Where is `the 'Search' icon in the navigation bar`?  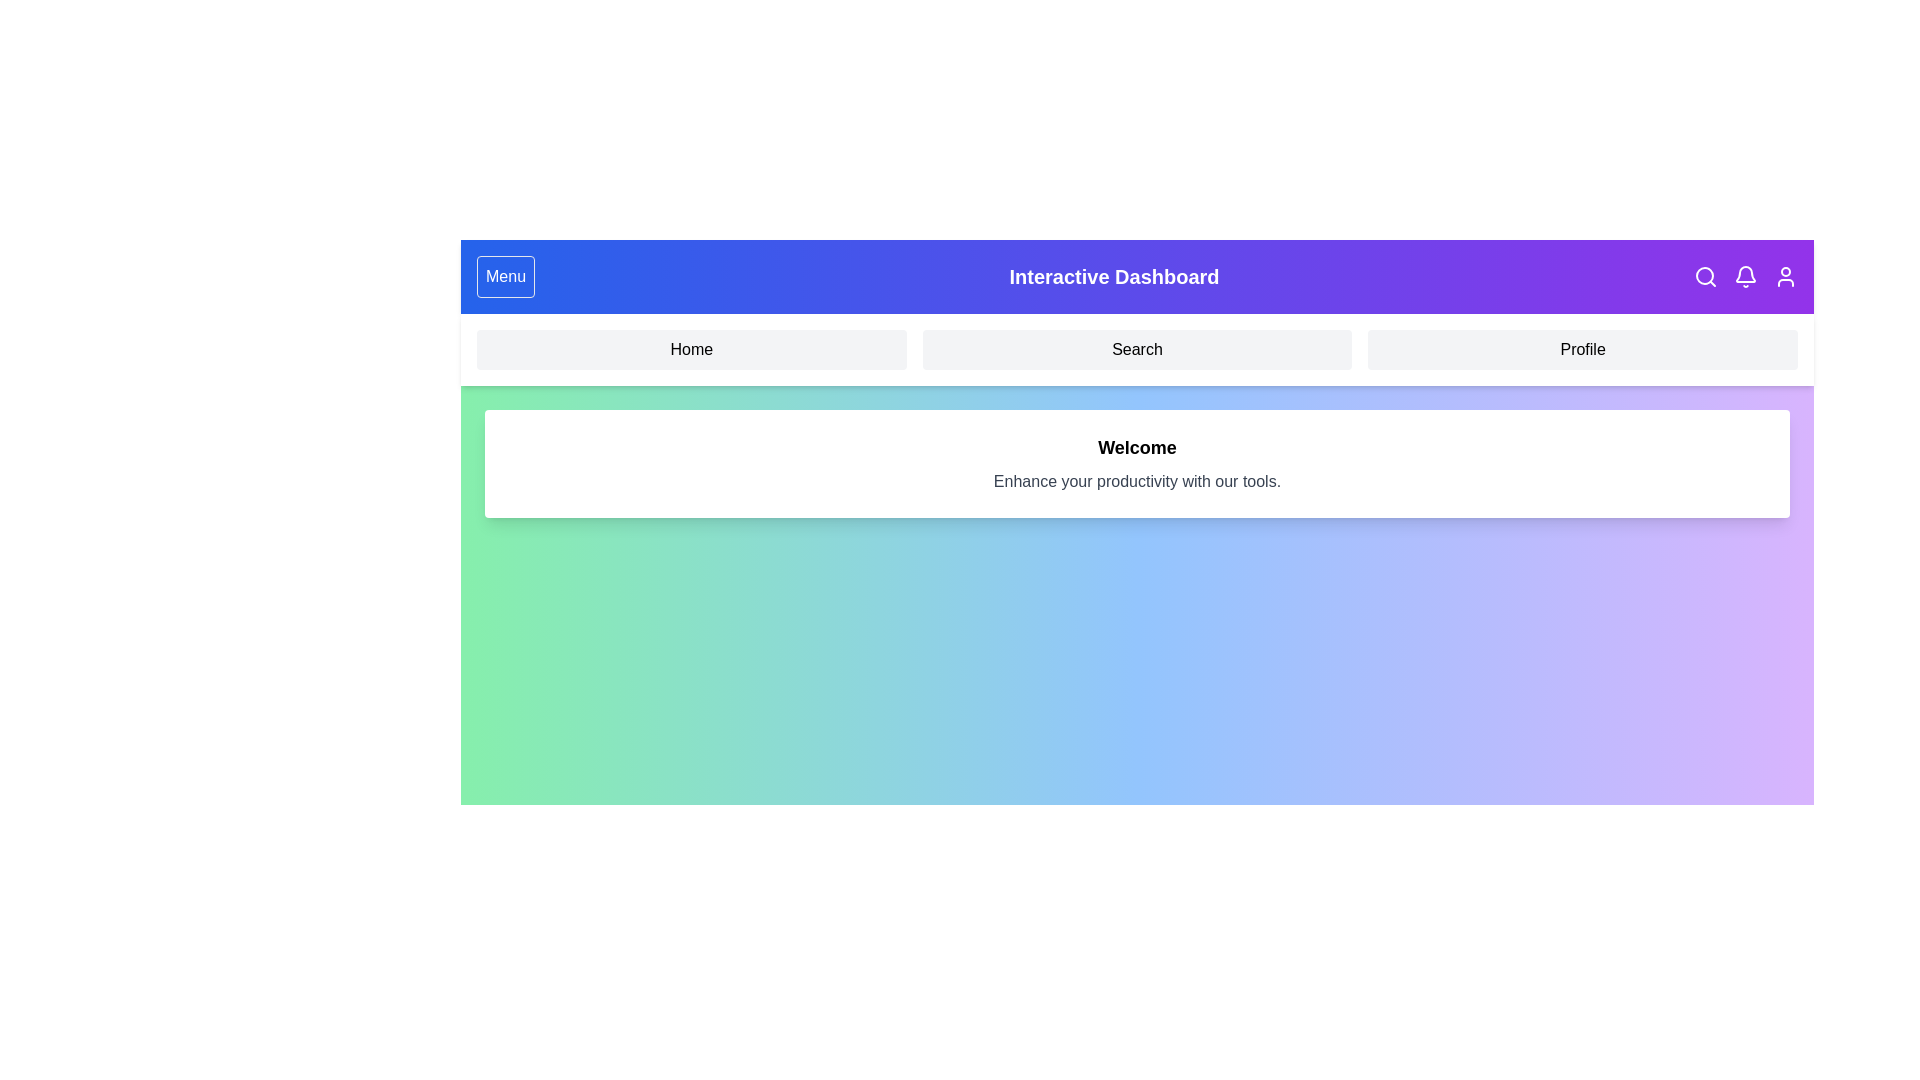 the 'Search' icon in the navigation bar is located at coordinates (1704, 277).